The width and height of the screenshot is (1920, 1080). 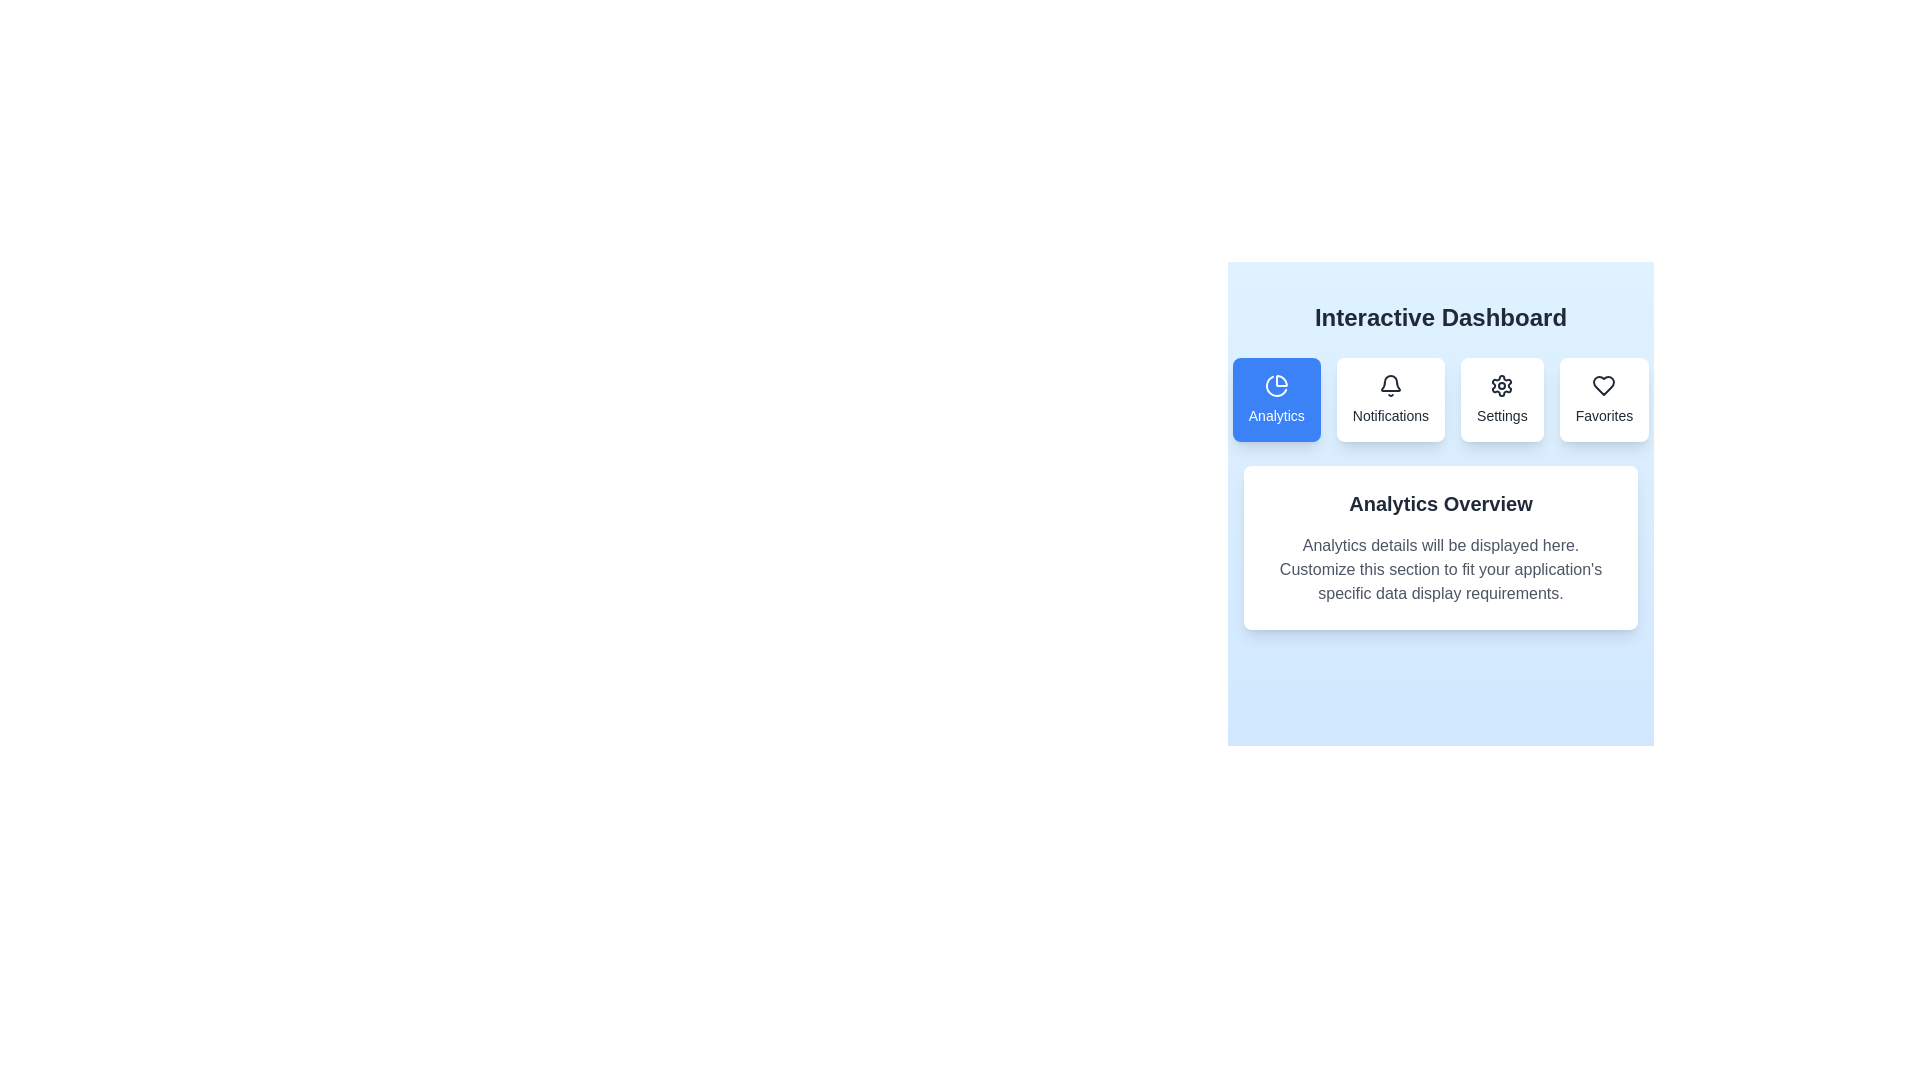 I want to click on the 'Settings' text label, which is styled in gray and positioned under a gear icon, indicating its association with application settings, so click(x=1502, y=415).